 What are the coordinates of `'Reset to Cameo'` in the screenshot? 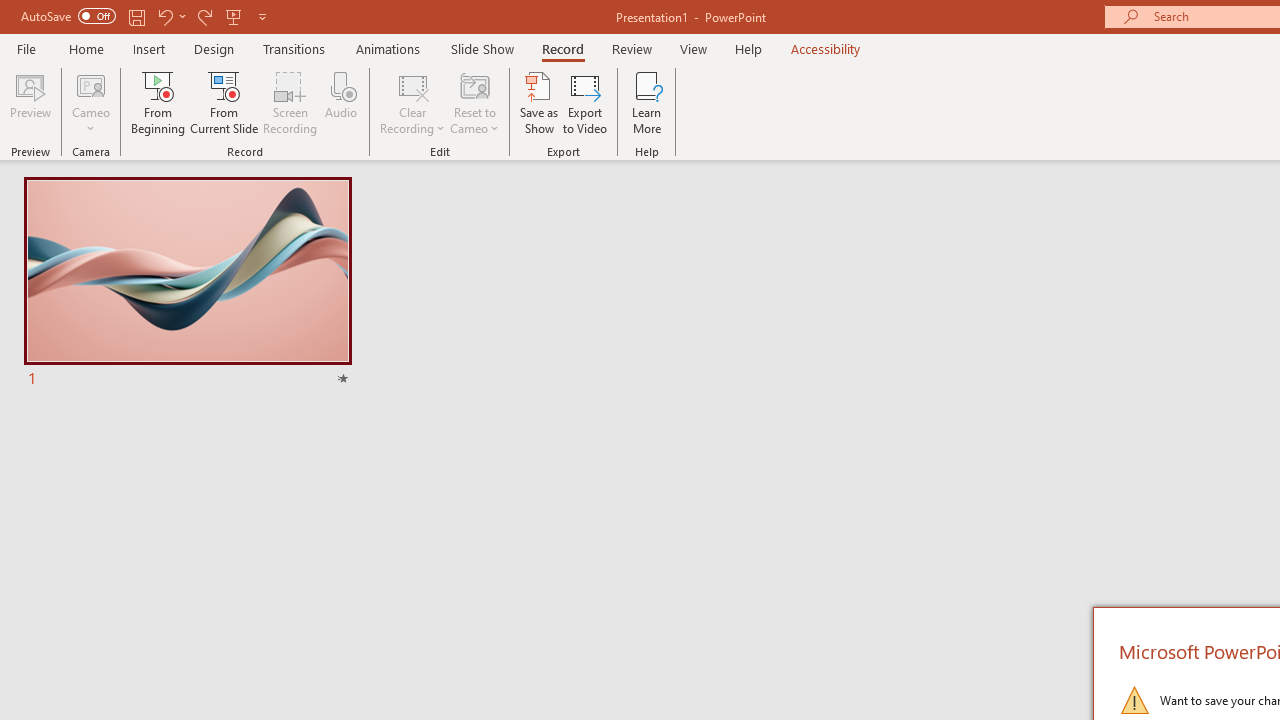 It's located at (473, 103).